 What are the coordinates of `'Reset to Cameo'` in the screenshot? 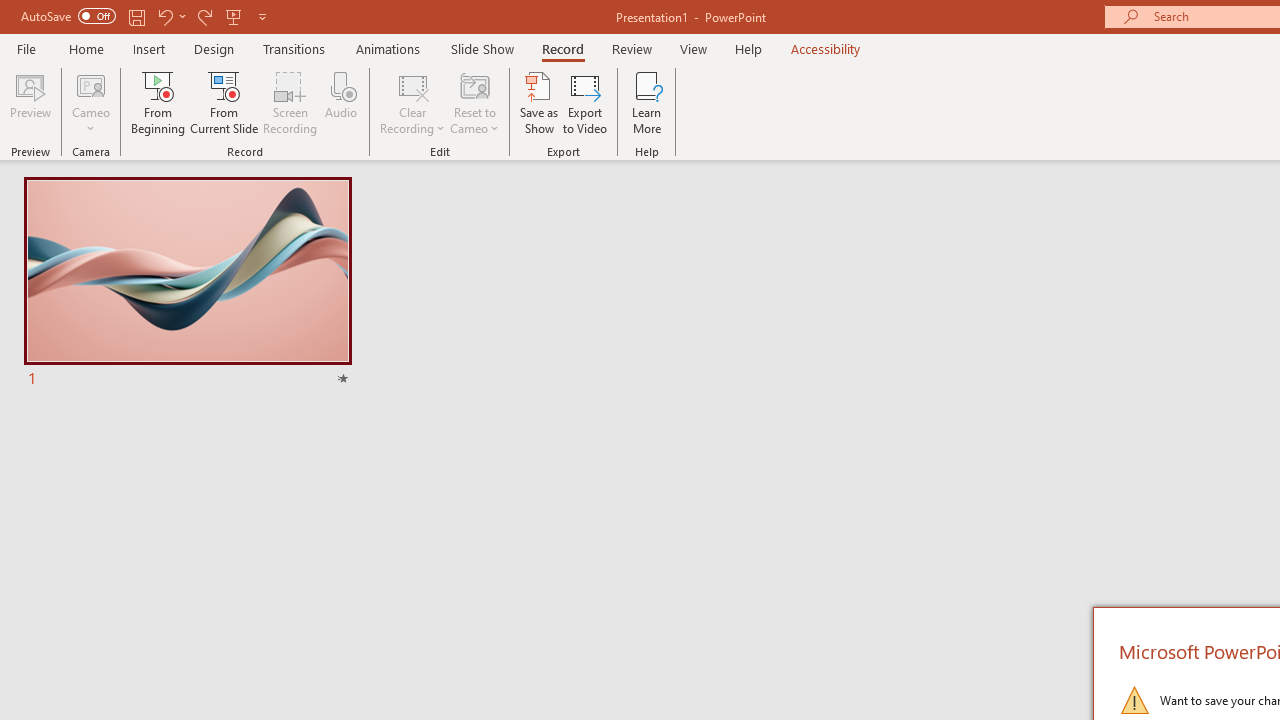 It's located at (473, 103).